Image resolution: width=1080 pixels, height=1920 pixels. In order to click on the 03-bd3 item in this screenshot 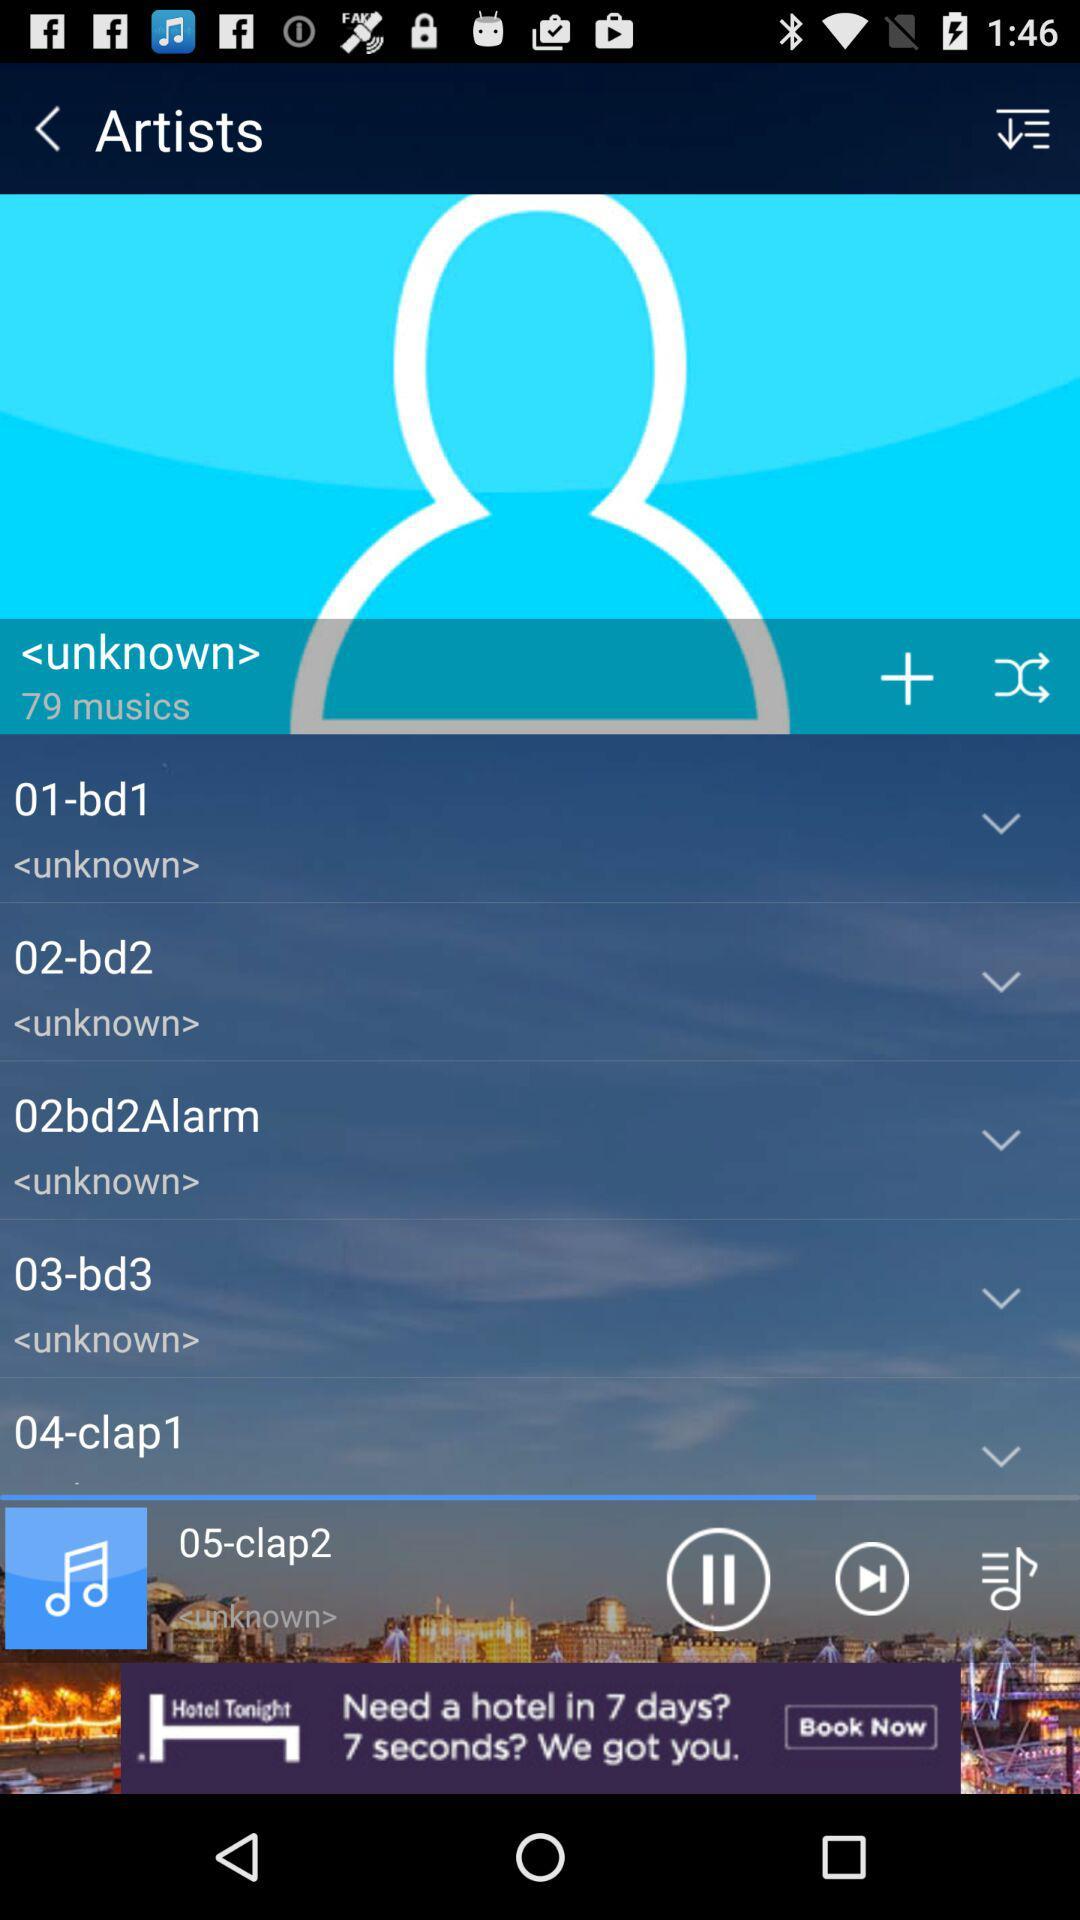, I will do `click(467, 1271)`.